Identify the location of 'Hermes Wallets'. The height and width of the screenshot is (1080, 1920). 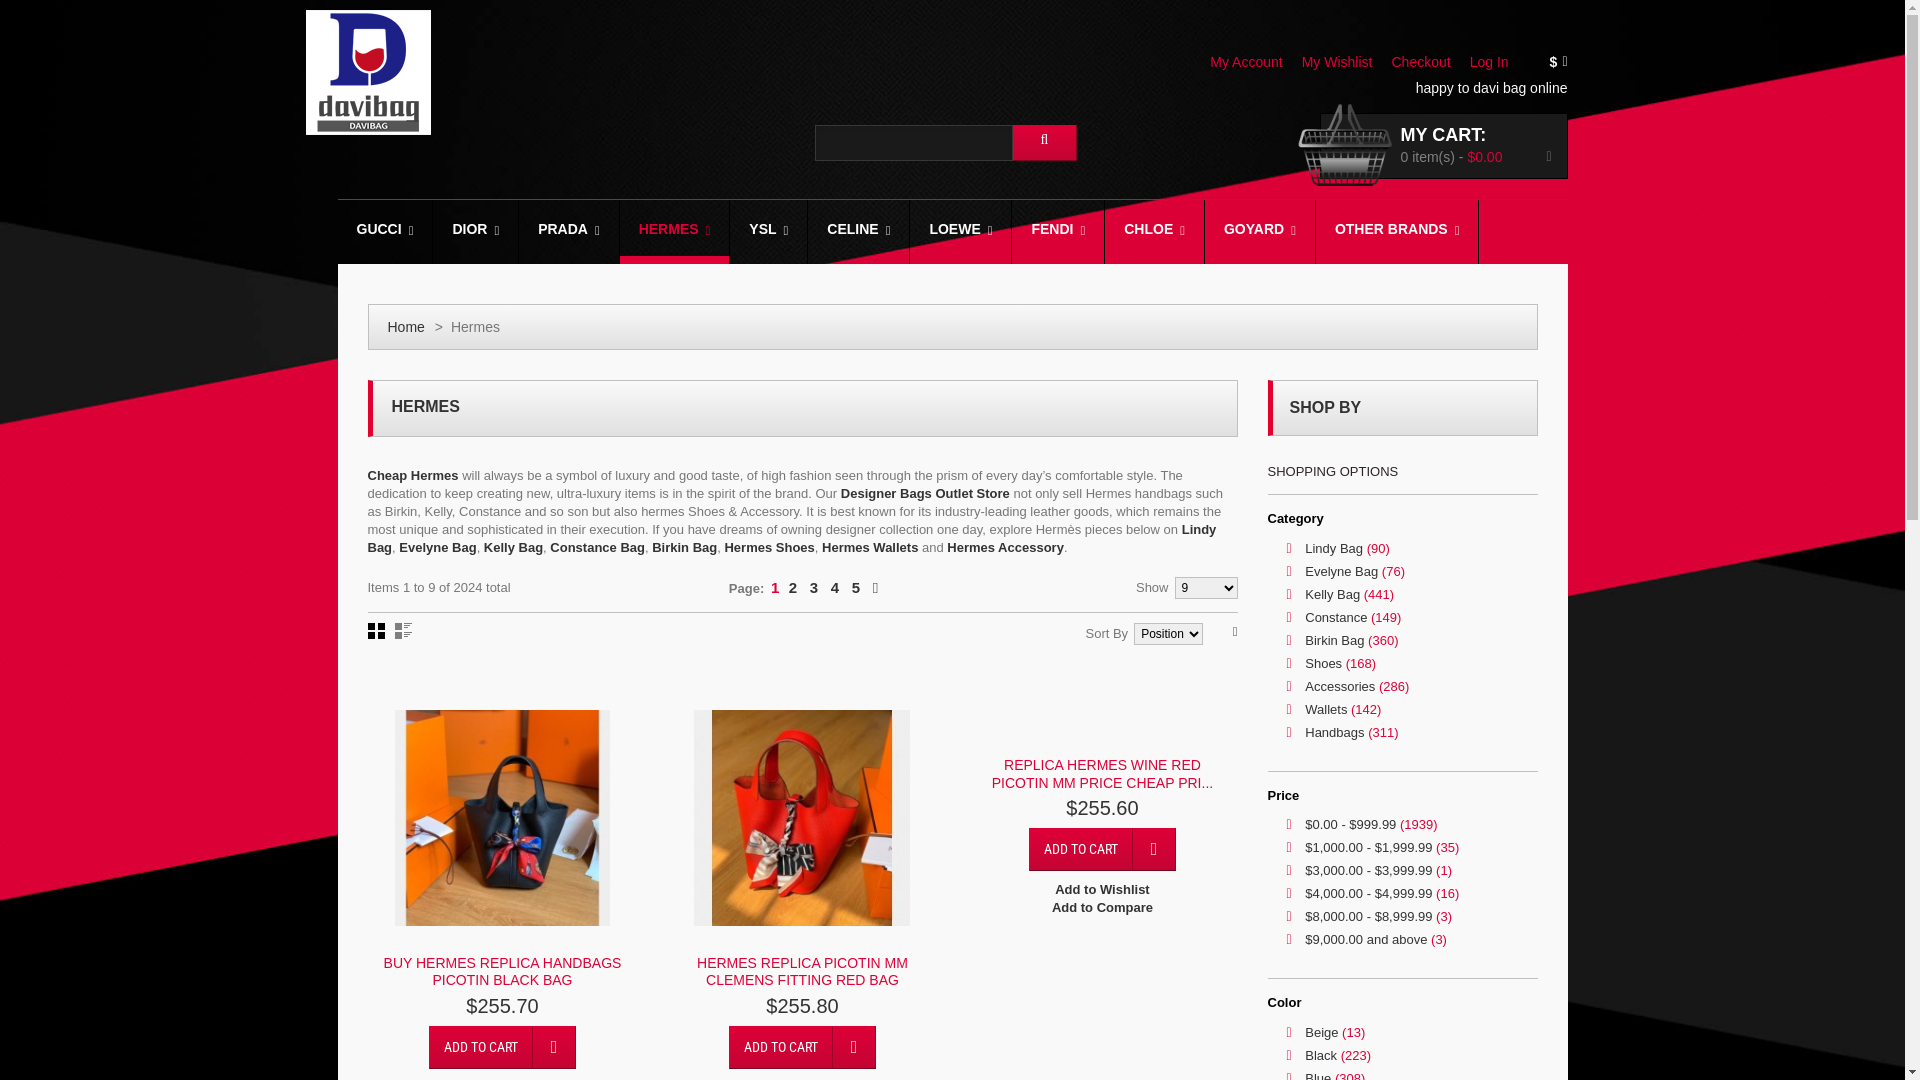
(869, 547).